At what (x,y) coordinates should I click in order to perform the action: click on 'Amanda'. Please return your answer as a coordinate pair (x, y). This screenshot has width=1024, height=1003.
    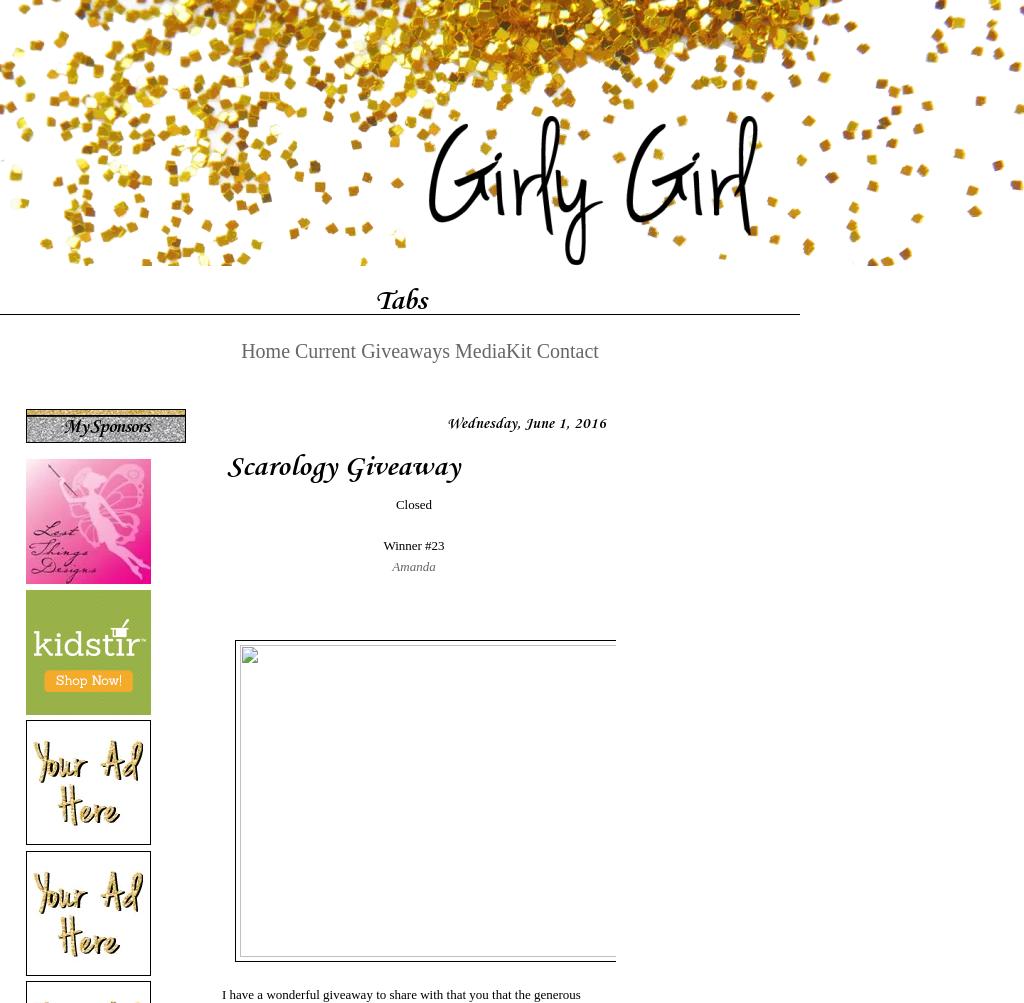
    Looking at the image, I should click on (412, 564).